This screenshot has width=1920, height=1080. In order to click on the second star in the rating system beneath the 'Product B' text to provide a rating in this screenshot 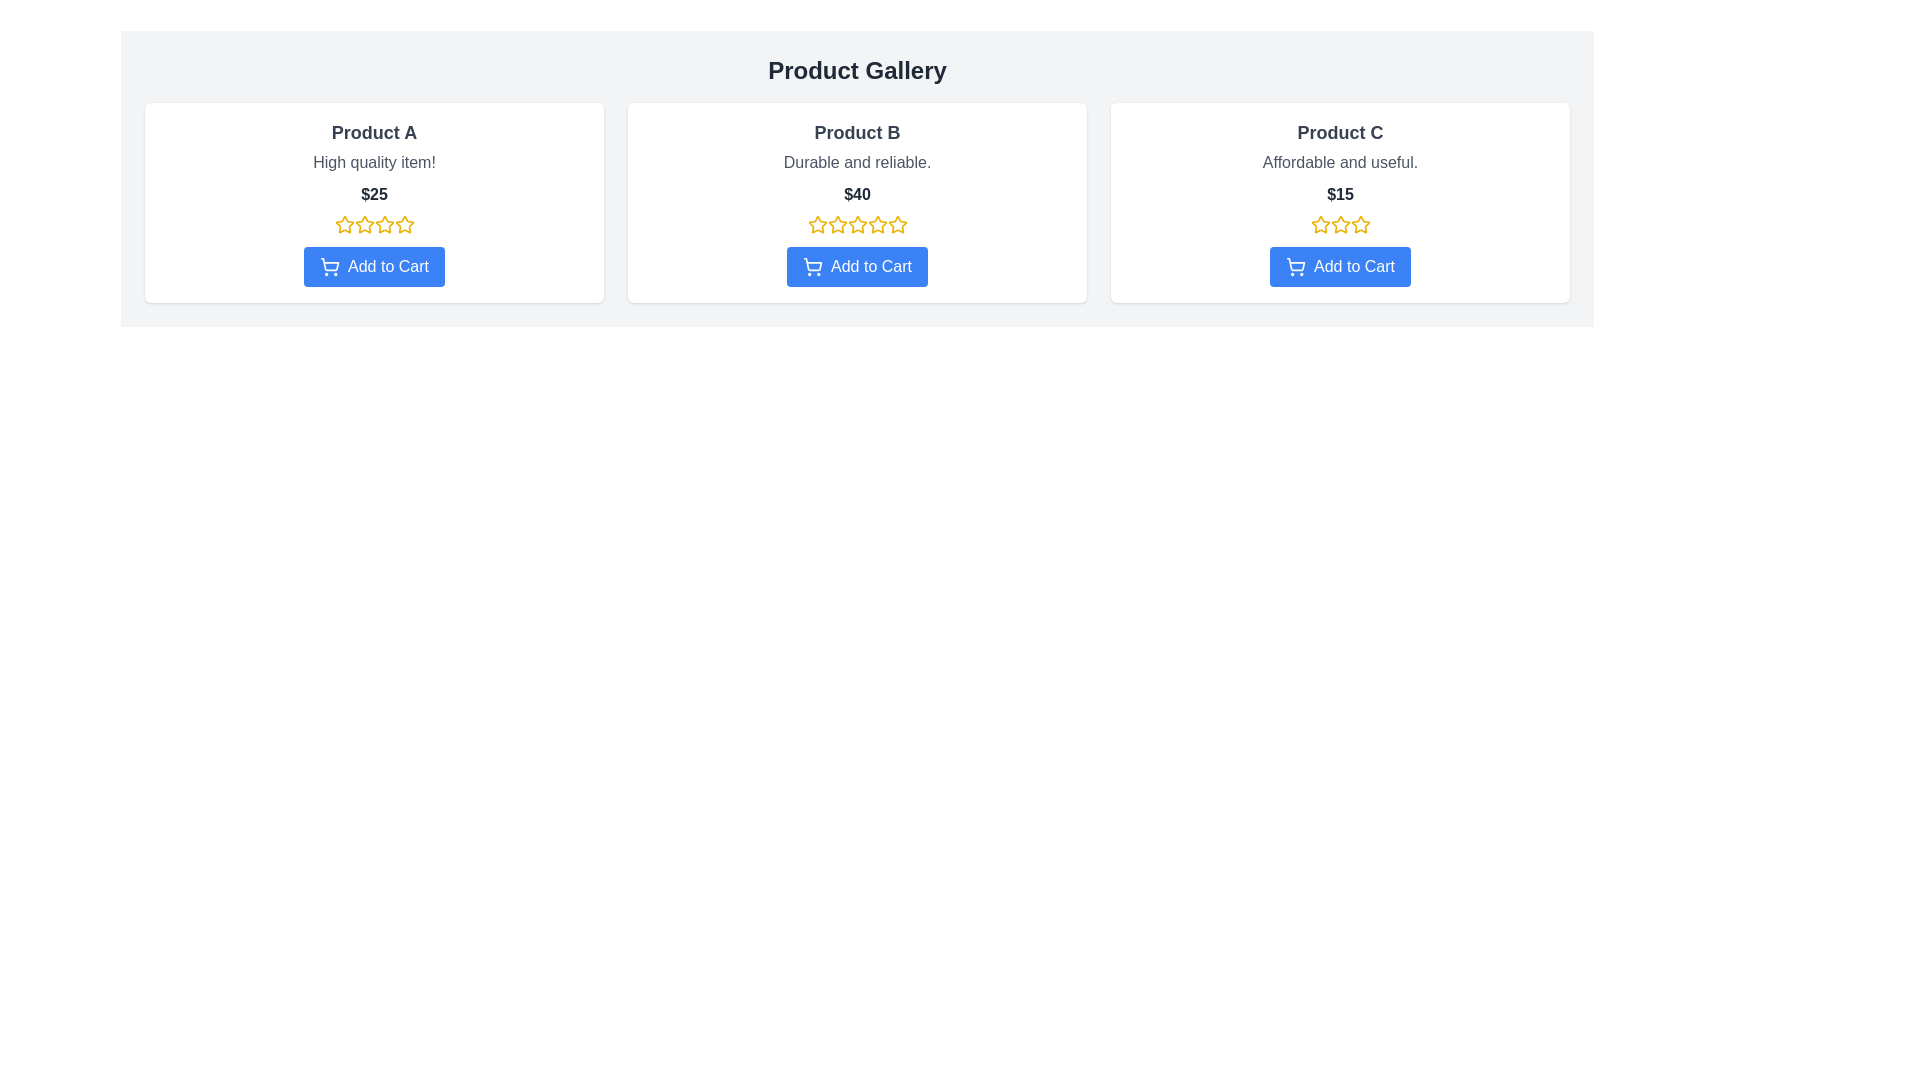, I will do `click(837, 224)`.